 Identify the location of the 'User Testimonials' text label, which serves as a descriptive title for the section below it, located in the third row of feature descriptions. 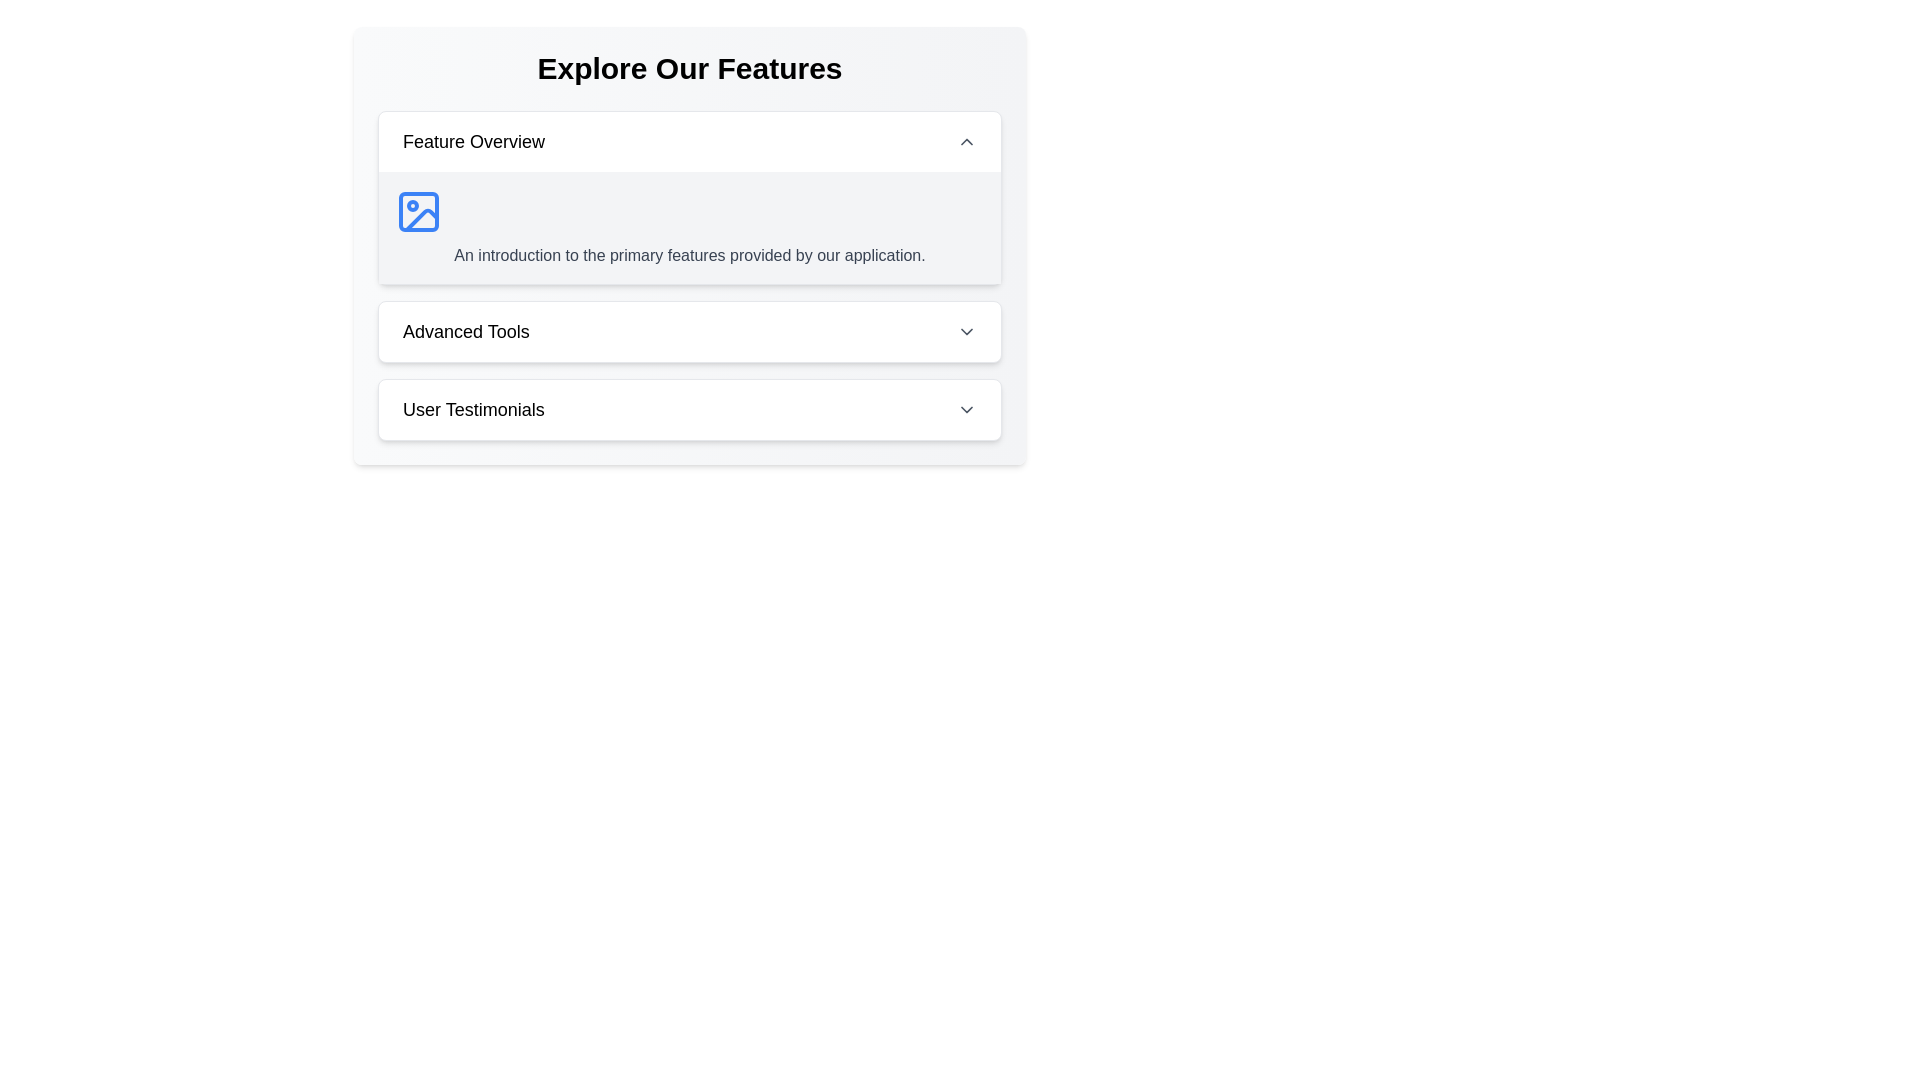
(472, 408).